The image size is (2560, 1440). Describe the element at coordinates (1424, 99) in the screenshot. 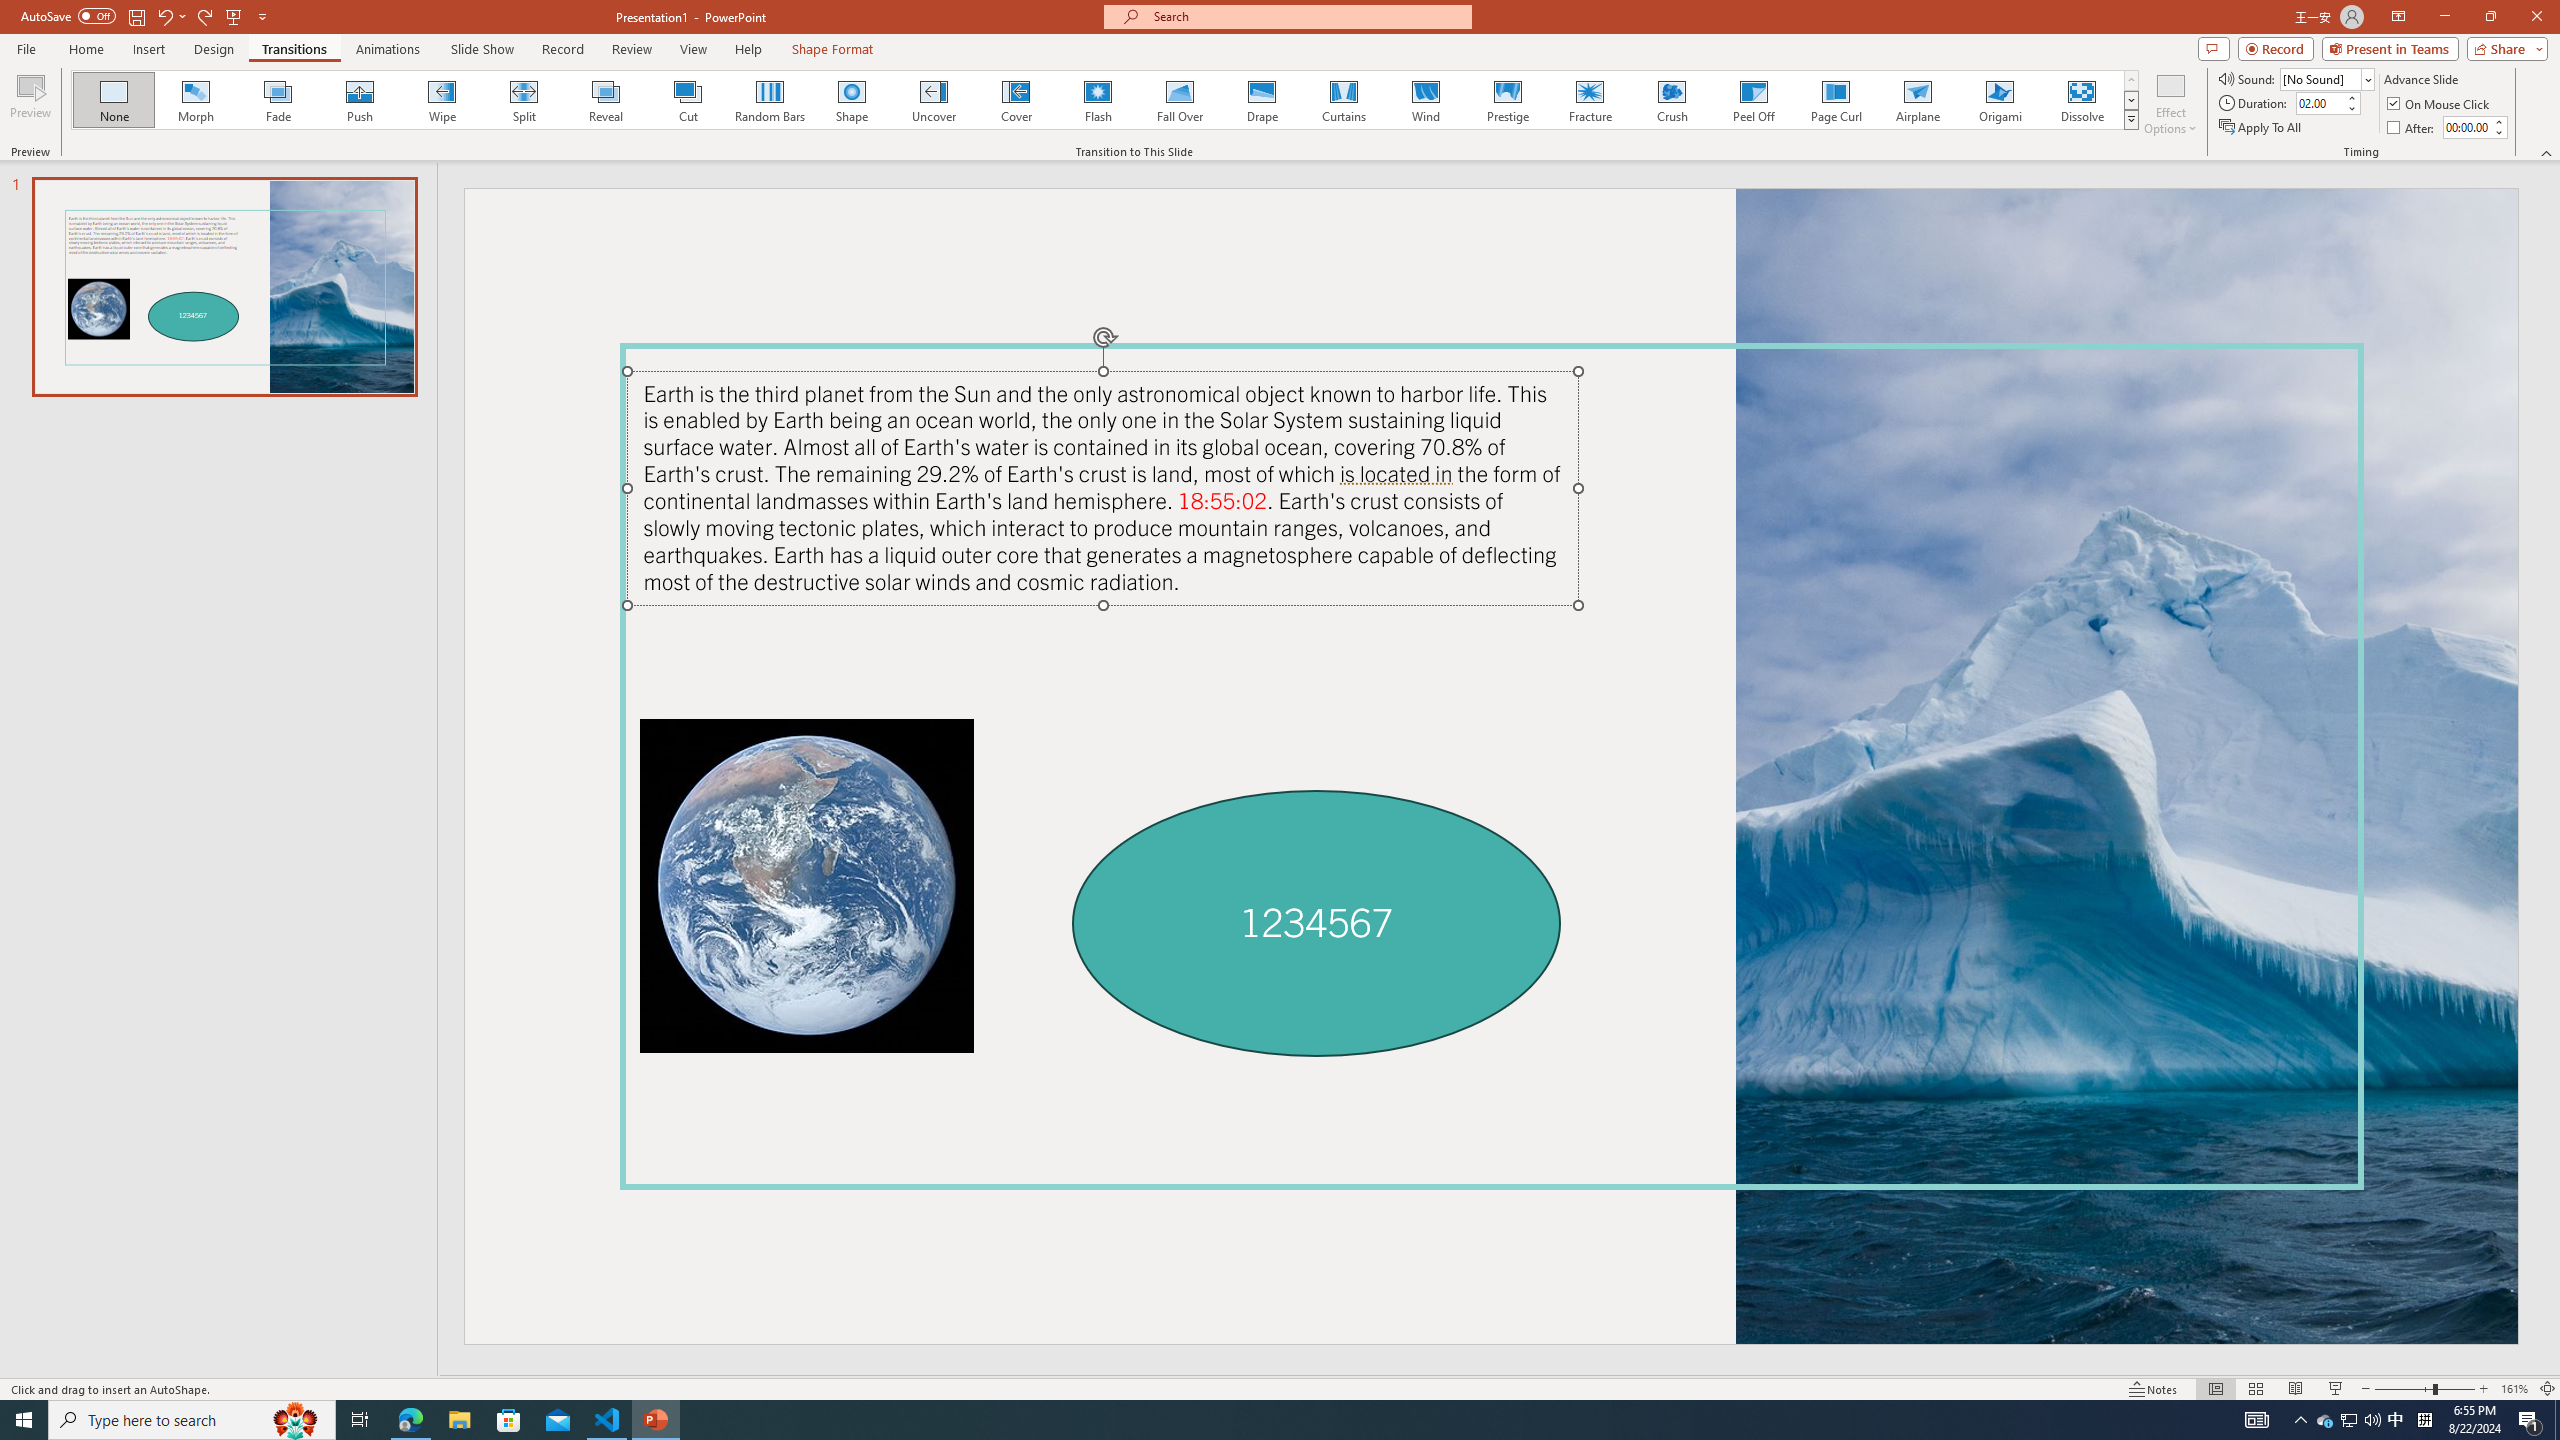

I see `'Wind'` at that location.